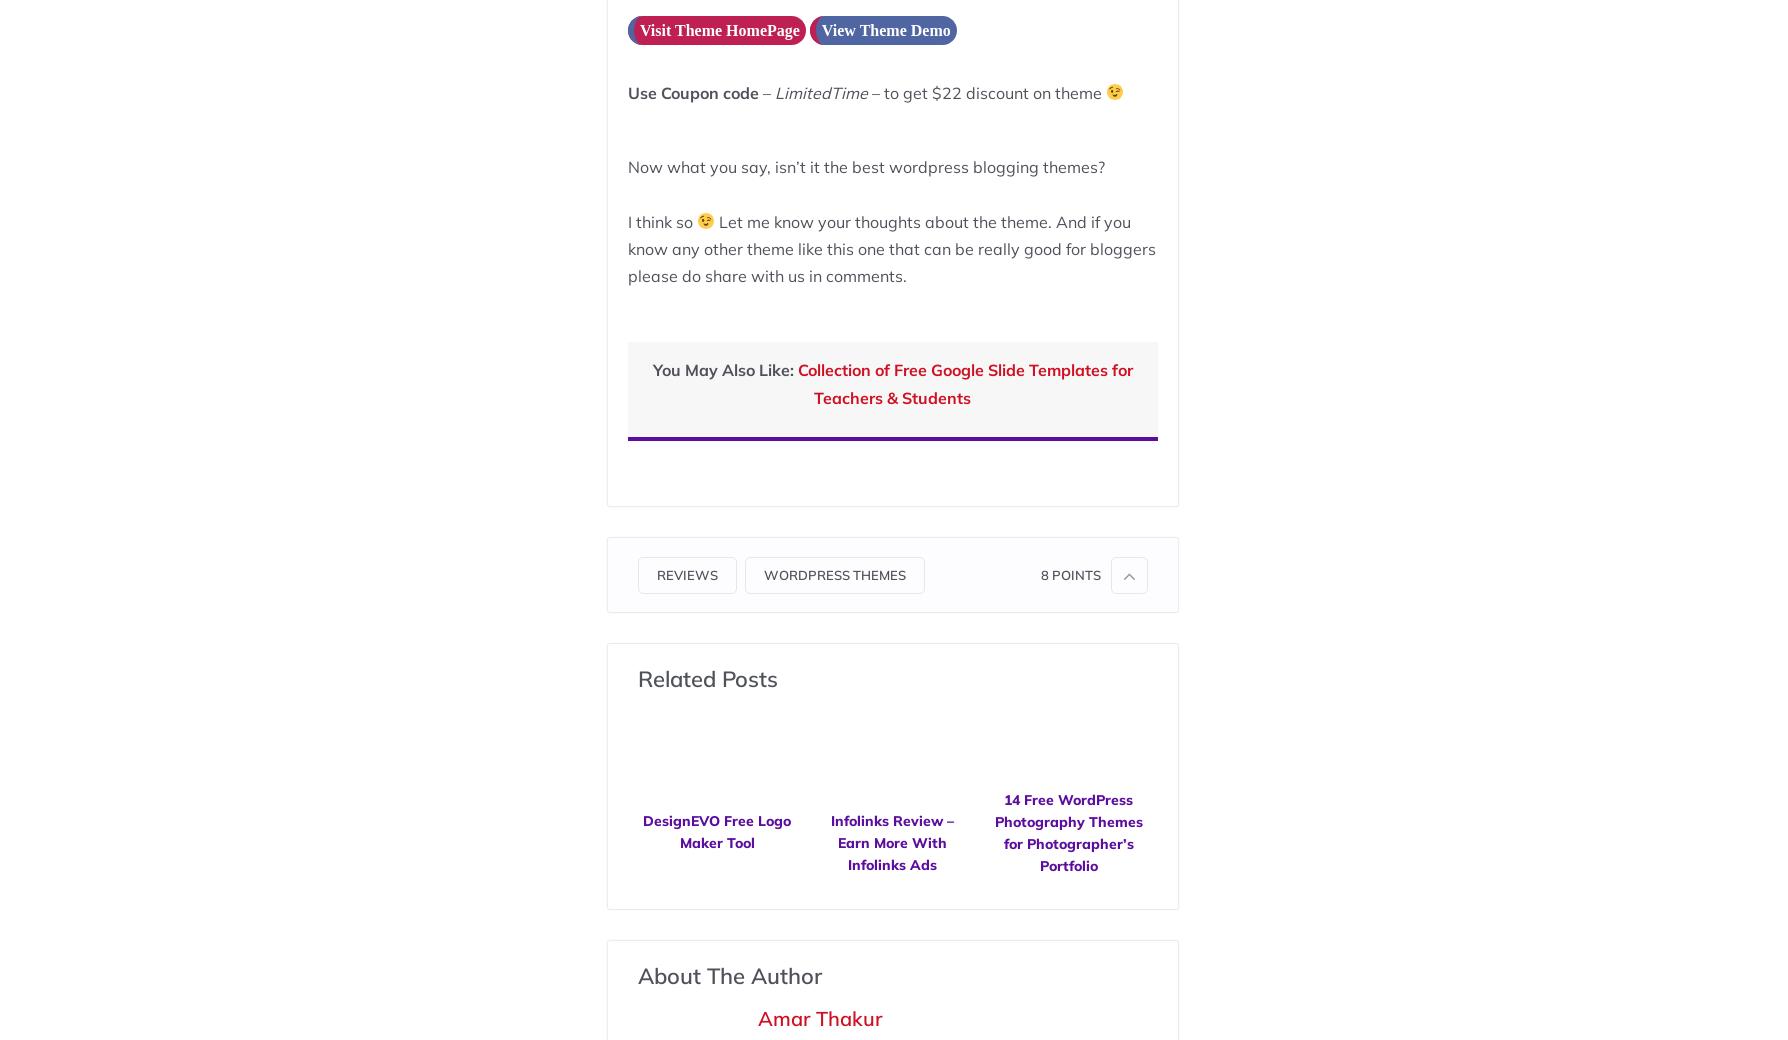 This screenshot has width=1788, height=1040. What do you see at coordinates (964, 382) in the screenshot?
I see `'Collection of Free Google Slide Templates for Teachers & Students'` at bounding box center [964, 382].